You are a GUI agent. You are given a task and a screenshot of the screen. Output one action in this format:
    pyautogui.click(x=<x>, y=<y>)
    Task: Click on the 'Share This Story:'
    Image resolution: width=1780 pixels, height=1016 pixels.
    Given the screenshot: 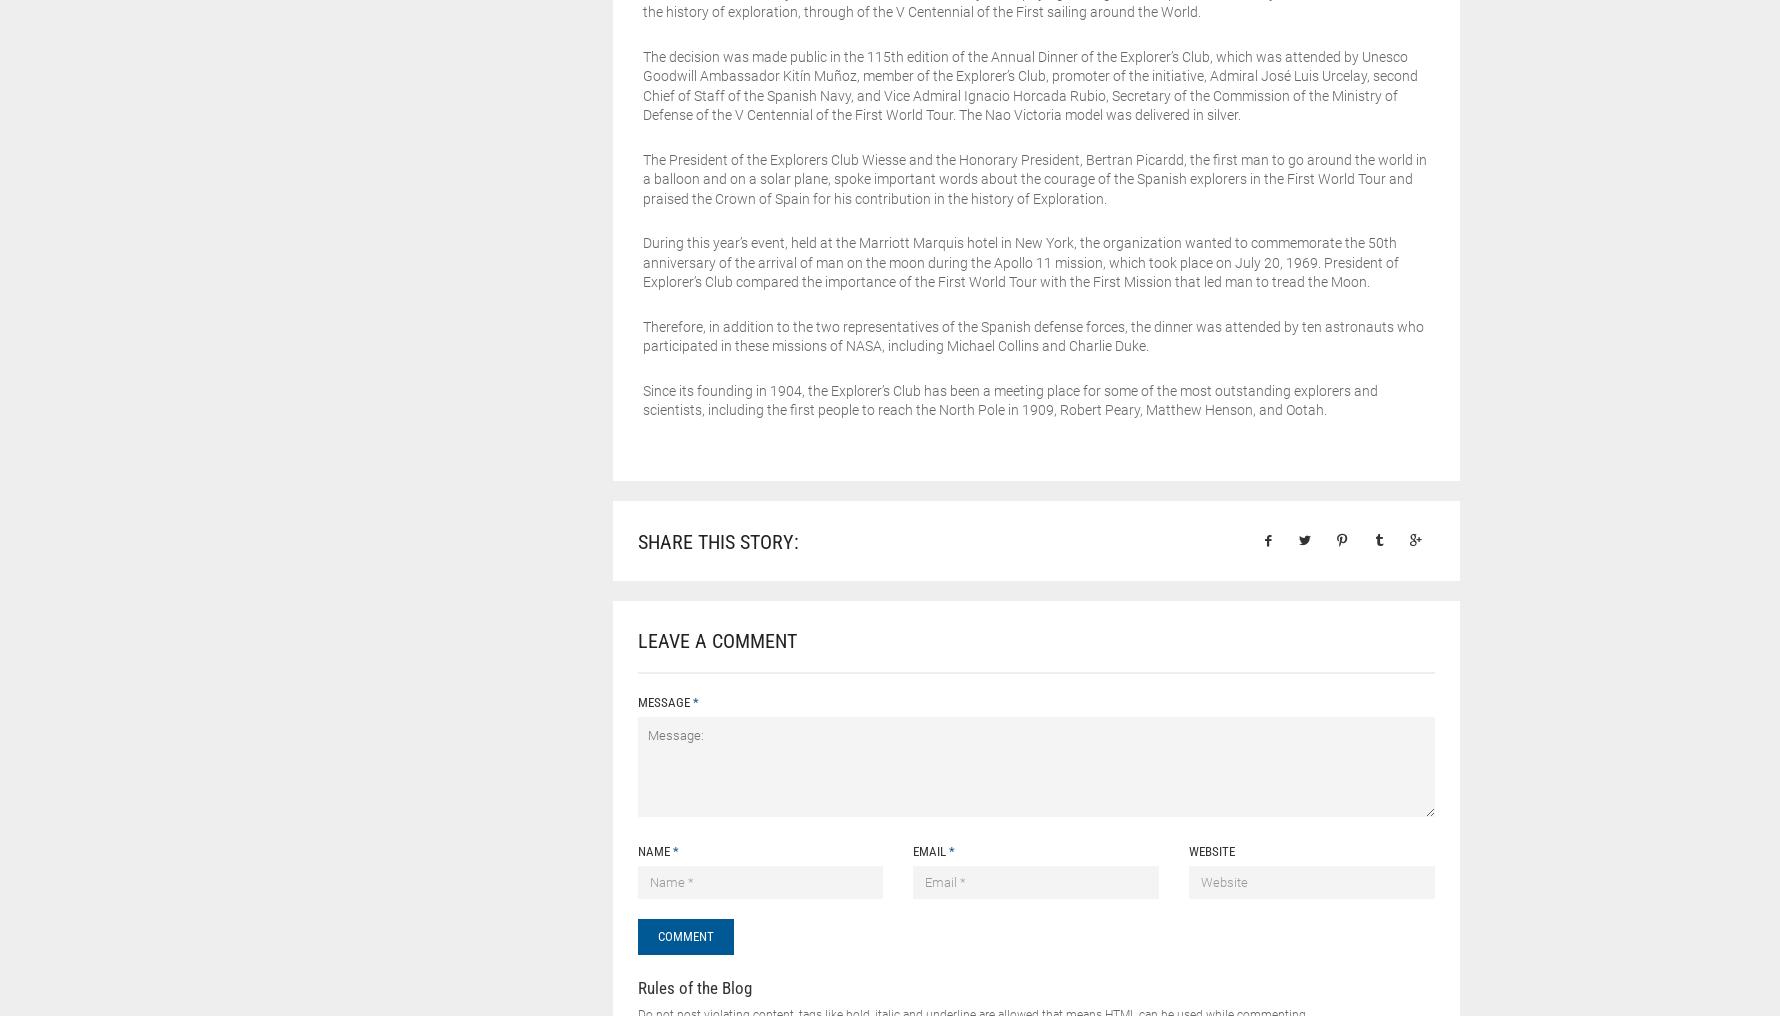 What is the action you would take?
    pyautogui.click(x=716, y=540)
    